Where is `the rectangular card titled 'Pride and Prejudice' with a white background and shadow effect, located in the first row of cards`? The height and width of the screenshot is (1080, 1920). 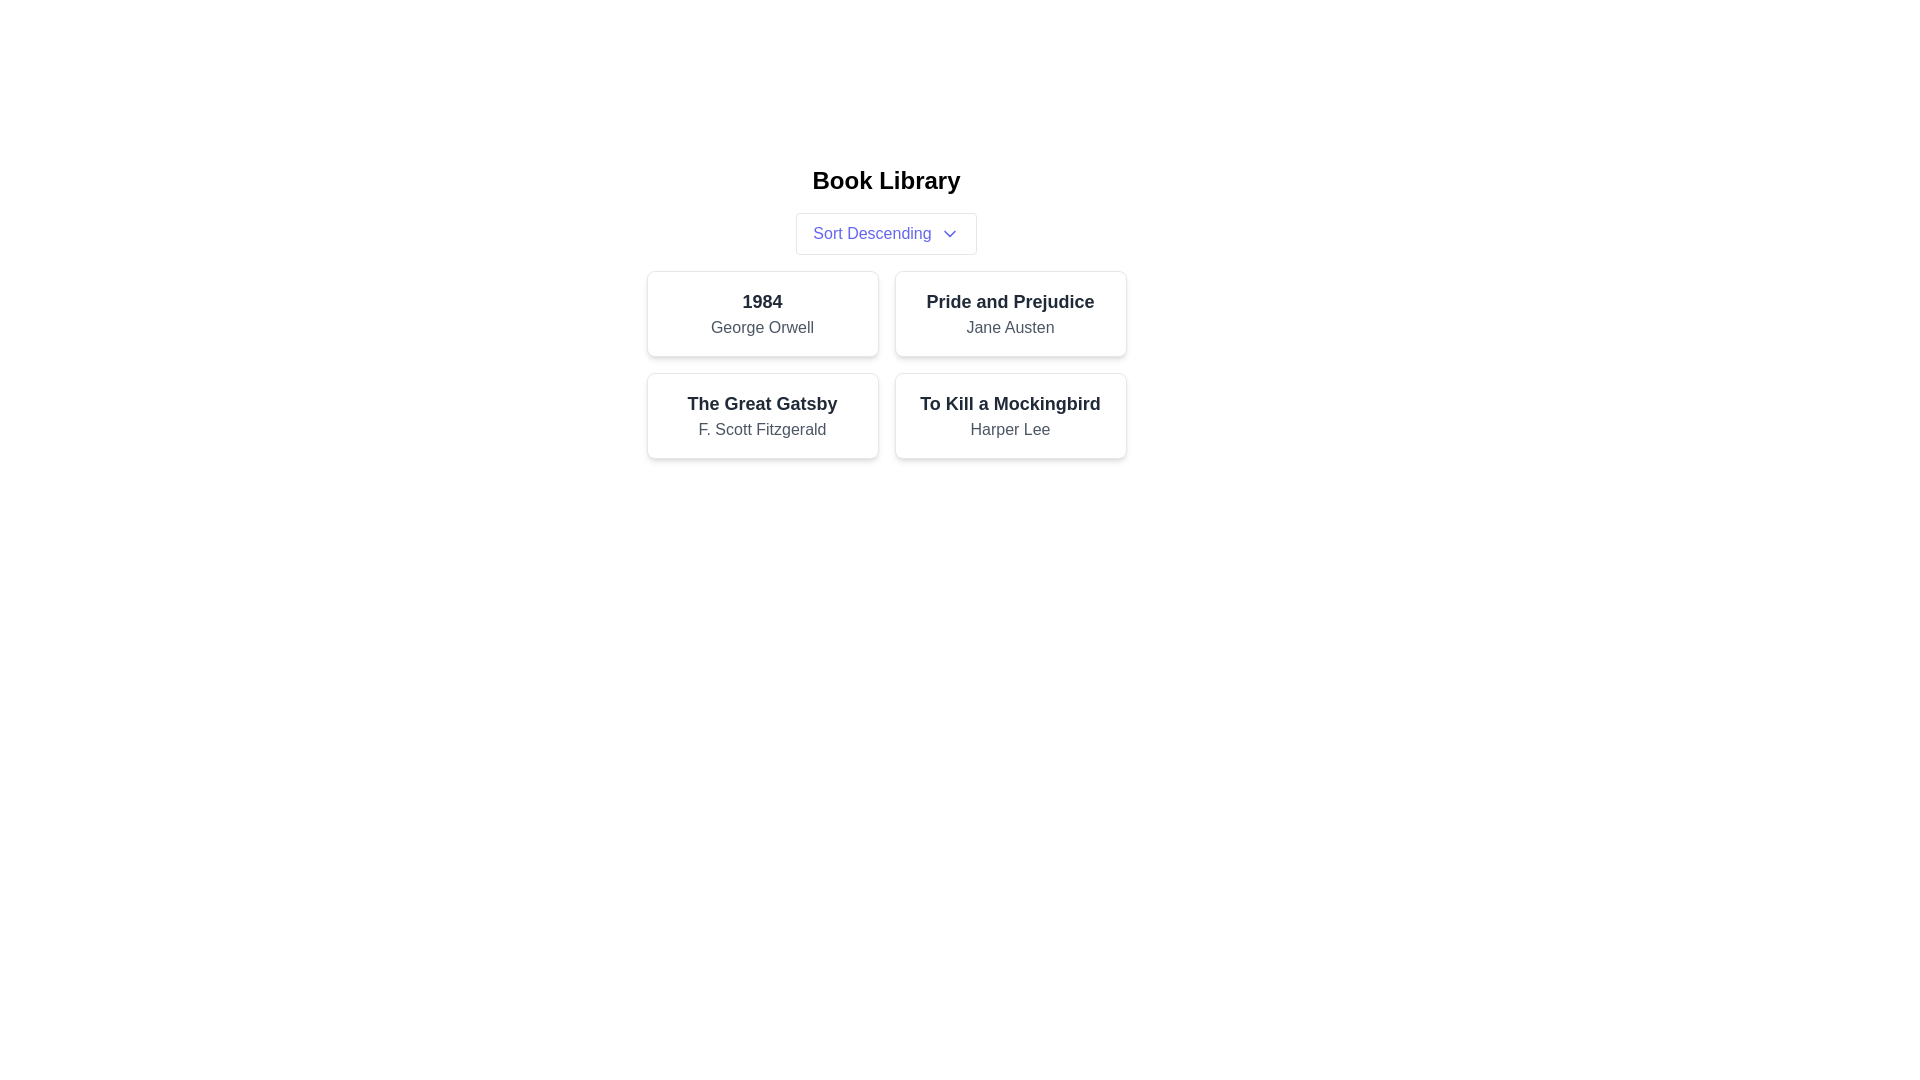
the rectangular card titled 'Pride and Prejudice' with a white background and shadow effect, located in the first row of cards is located at coordinates (1010, 313).